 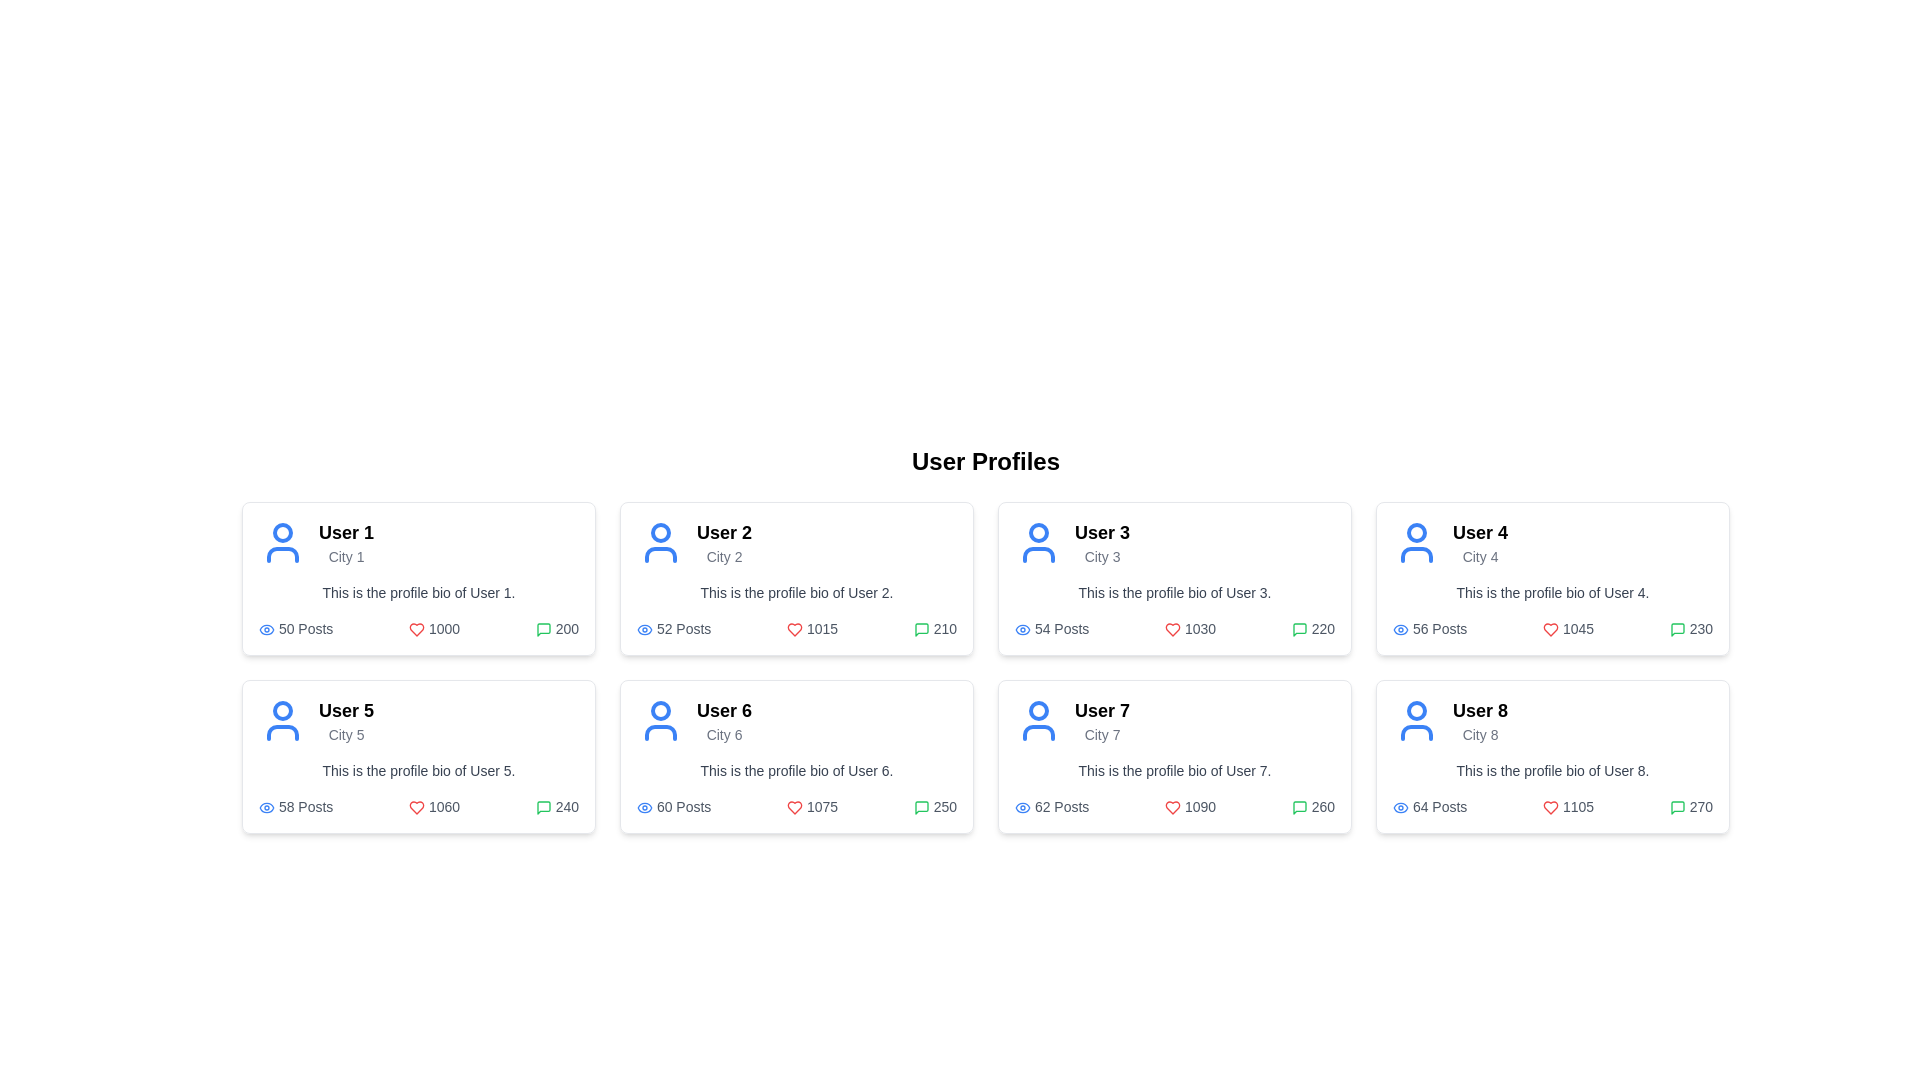 What do you see at coordinates (1299, 807) in the screenshot?
I see `the green speech bubble icon located at the bottom right corner of the 'User 7' profile card, adjacent to the numeric text '260'` at bounding box center [1299, 807].